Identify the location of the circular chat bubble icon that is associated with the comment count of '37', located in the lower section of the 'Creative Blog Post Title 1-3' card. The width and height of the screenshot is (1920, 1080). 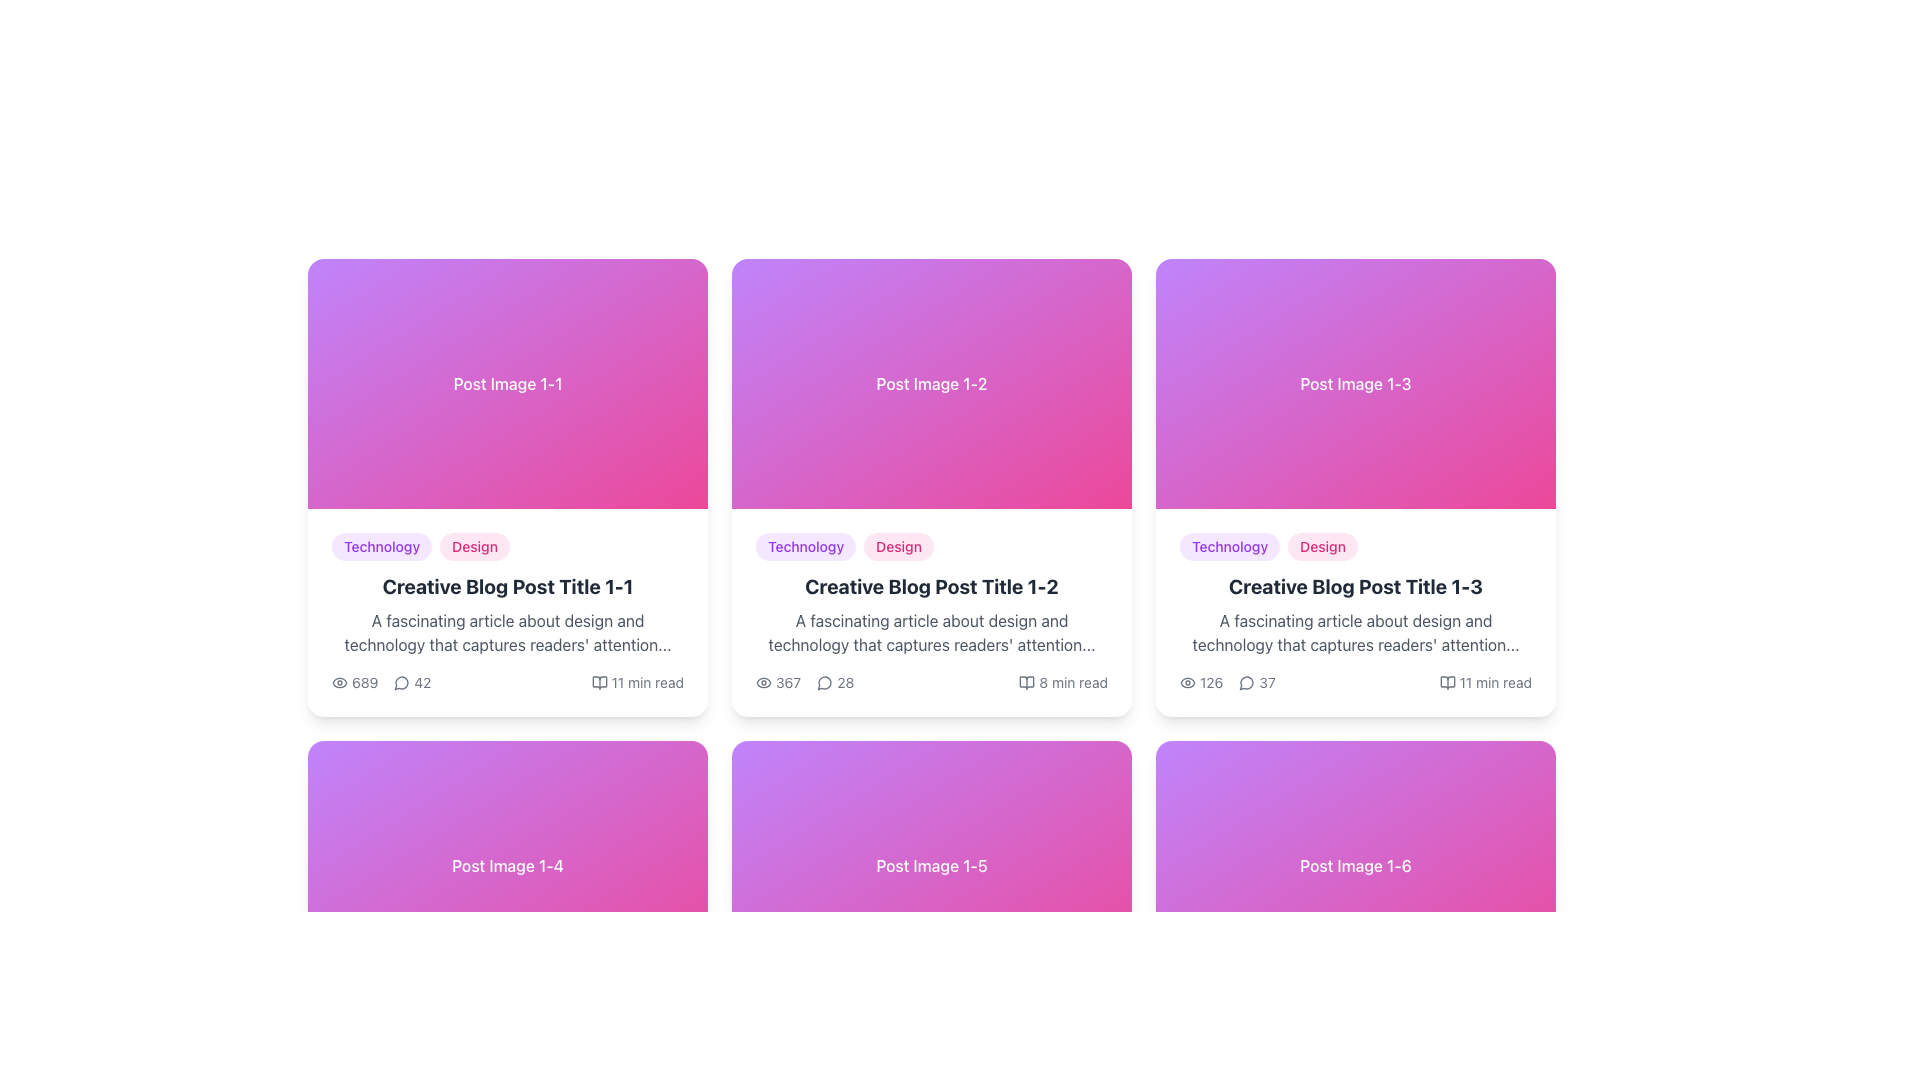
(1246, 681).